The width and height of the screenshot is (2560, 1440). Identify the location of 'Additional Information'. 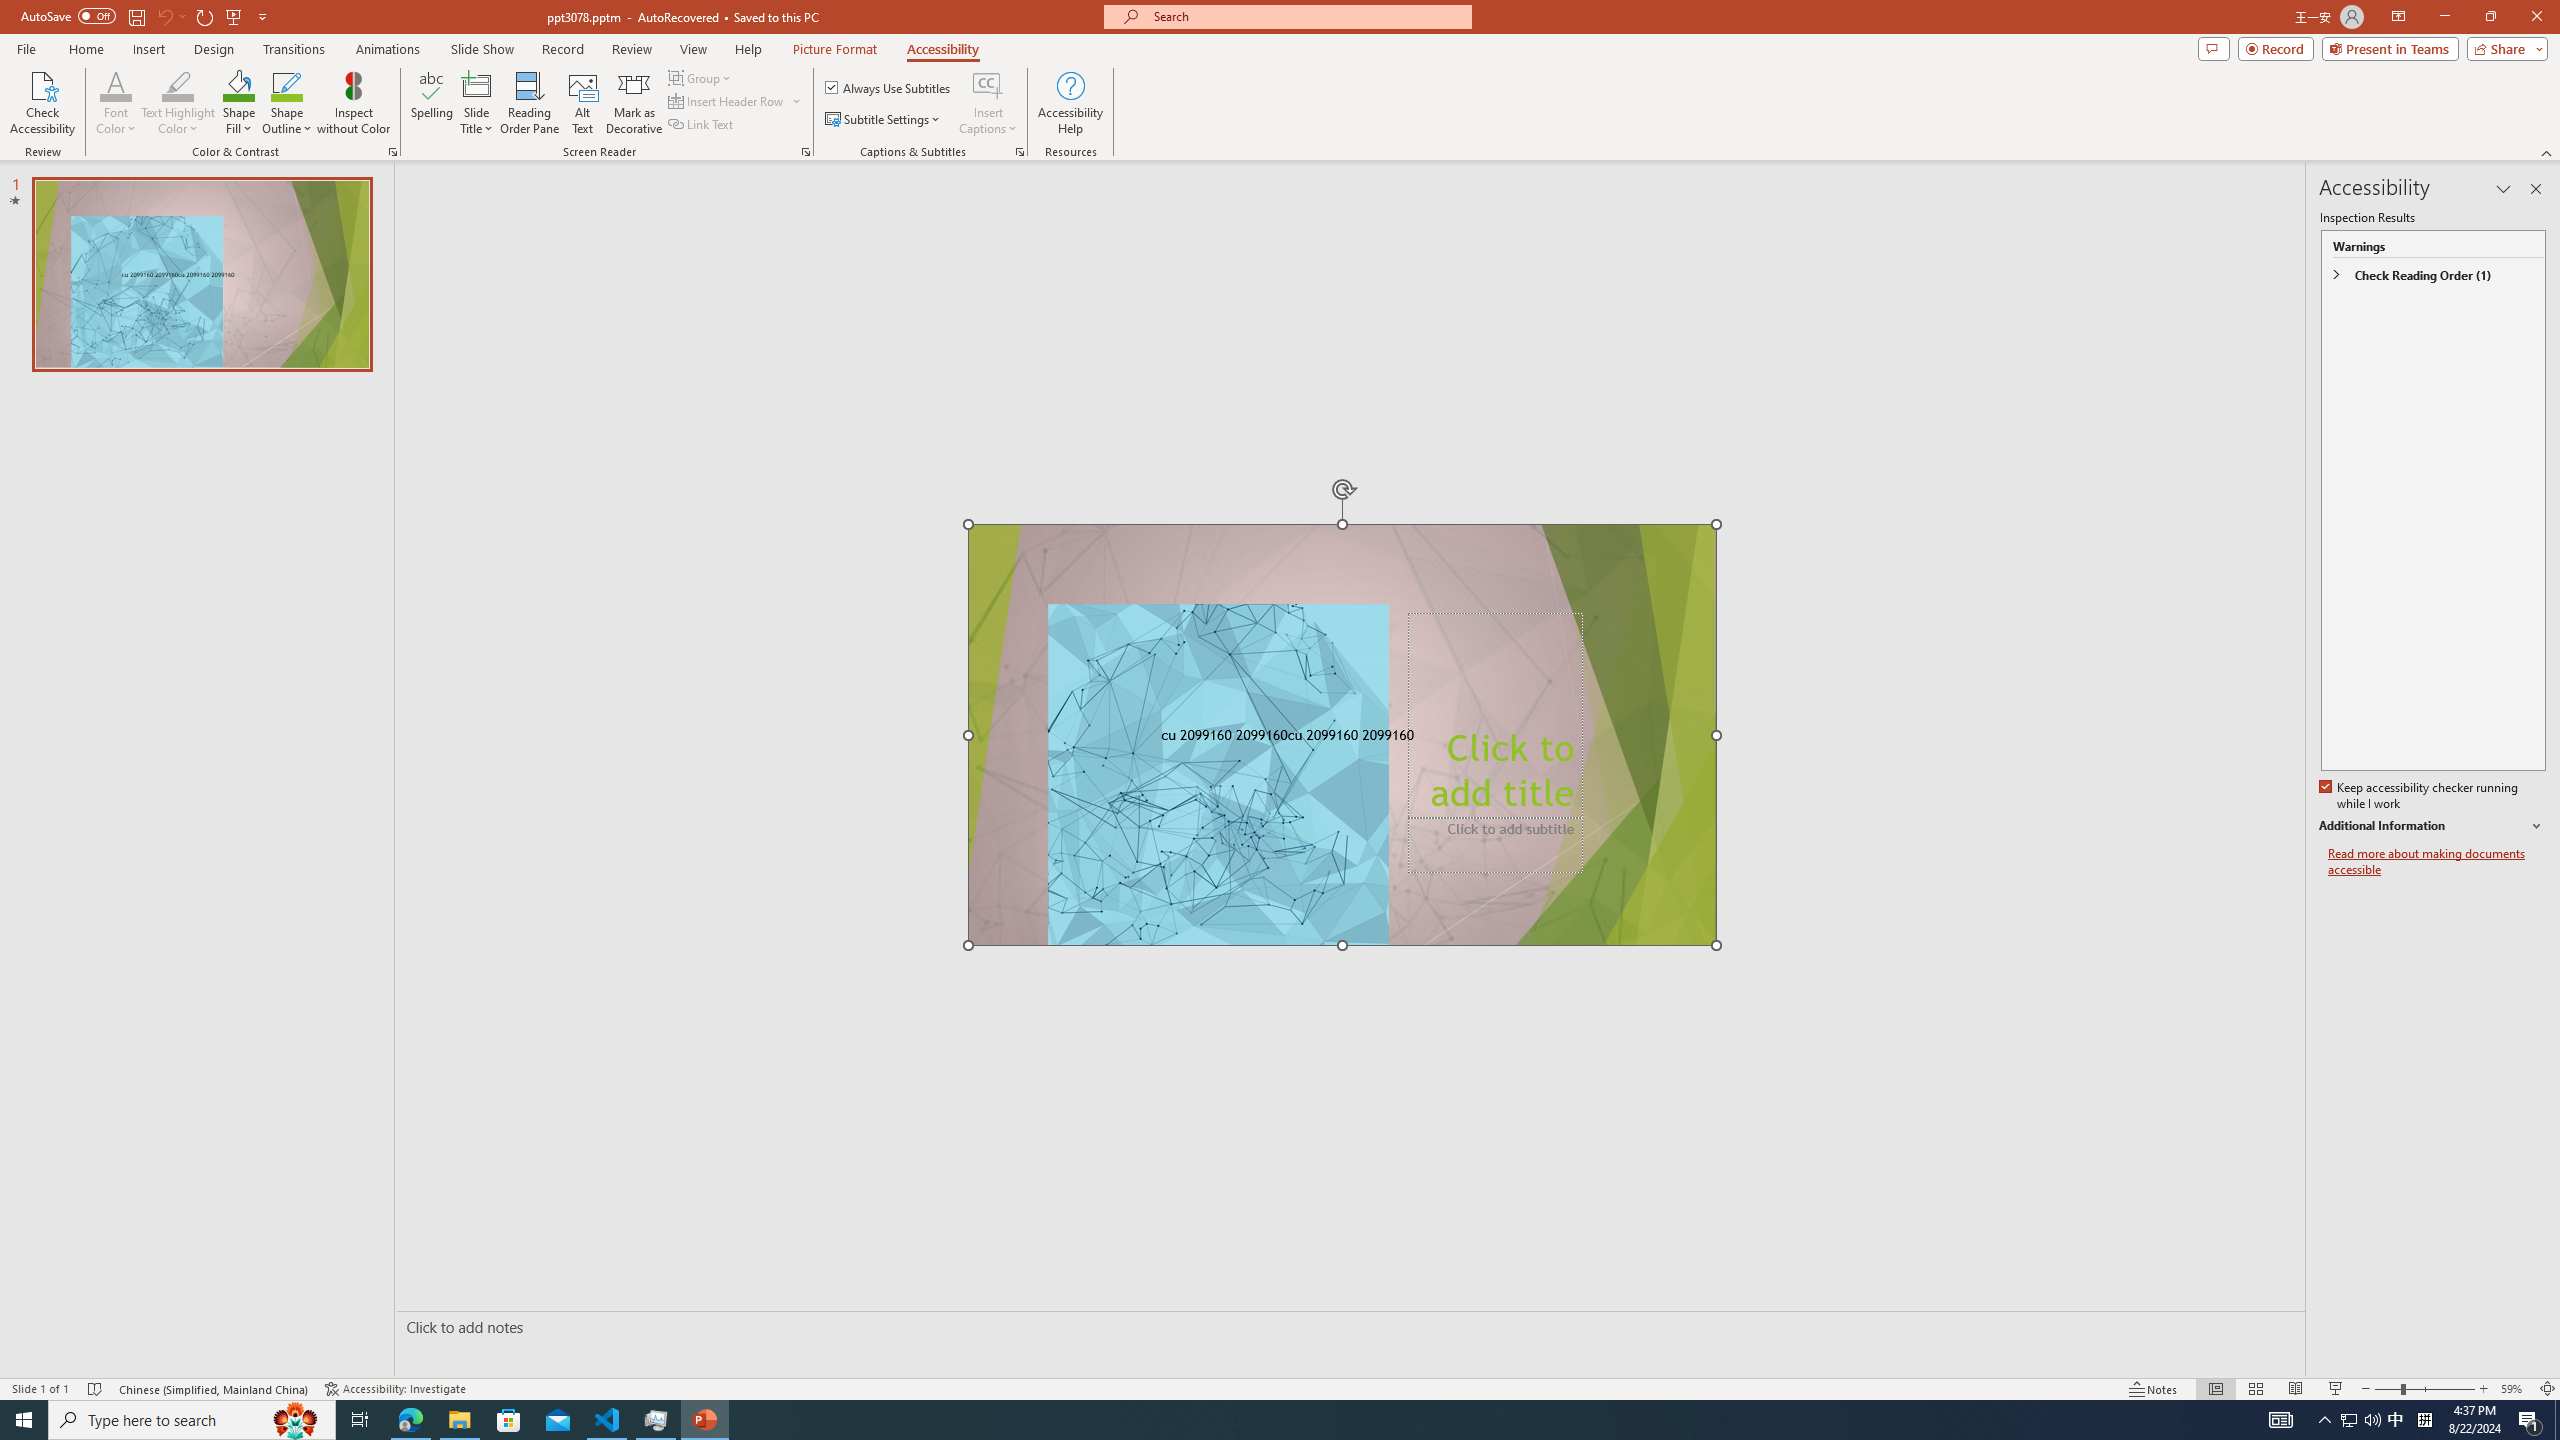
(2433, 826).